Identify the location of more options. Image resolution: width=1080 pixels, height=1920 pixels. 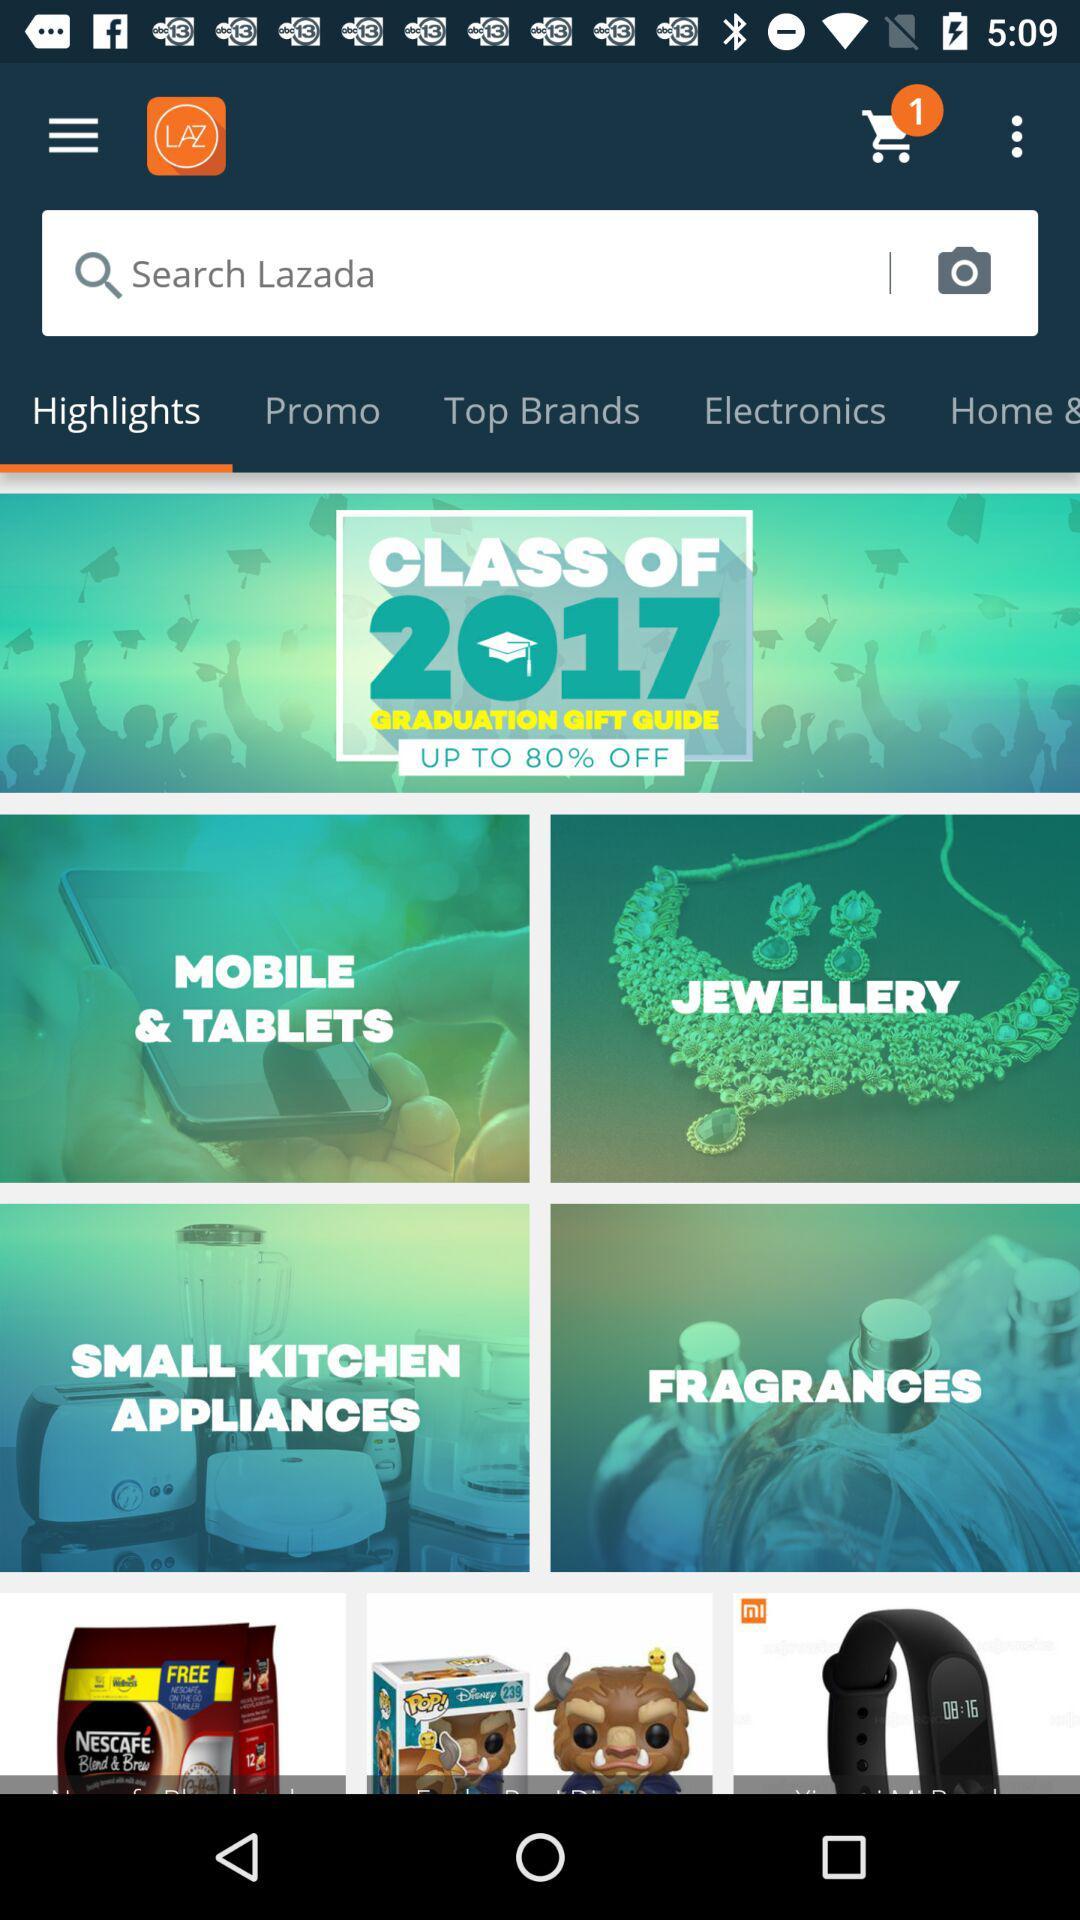
(72, 135).